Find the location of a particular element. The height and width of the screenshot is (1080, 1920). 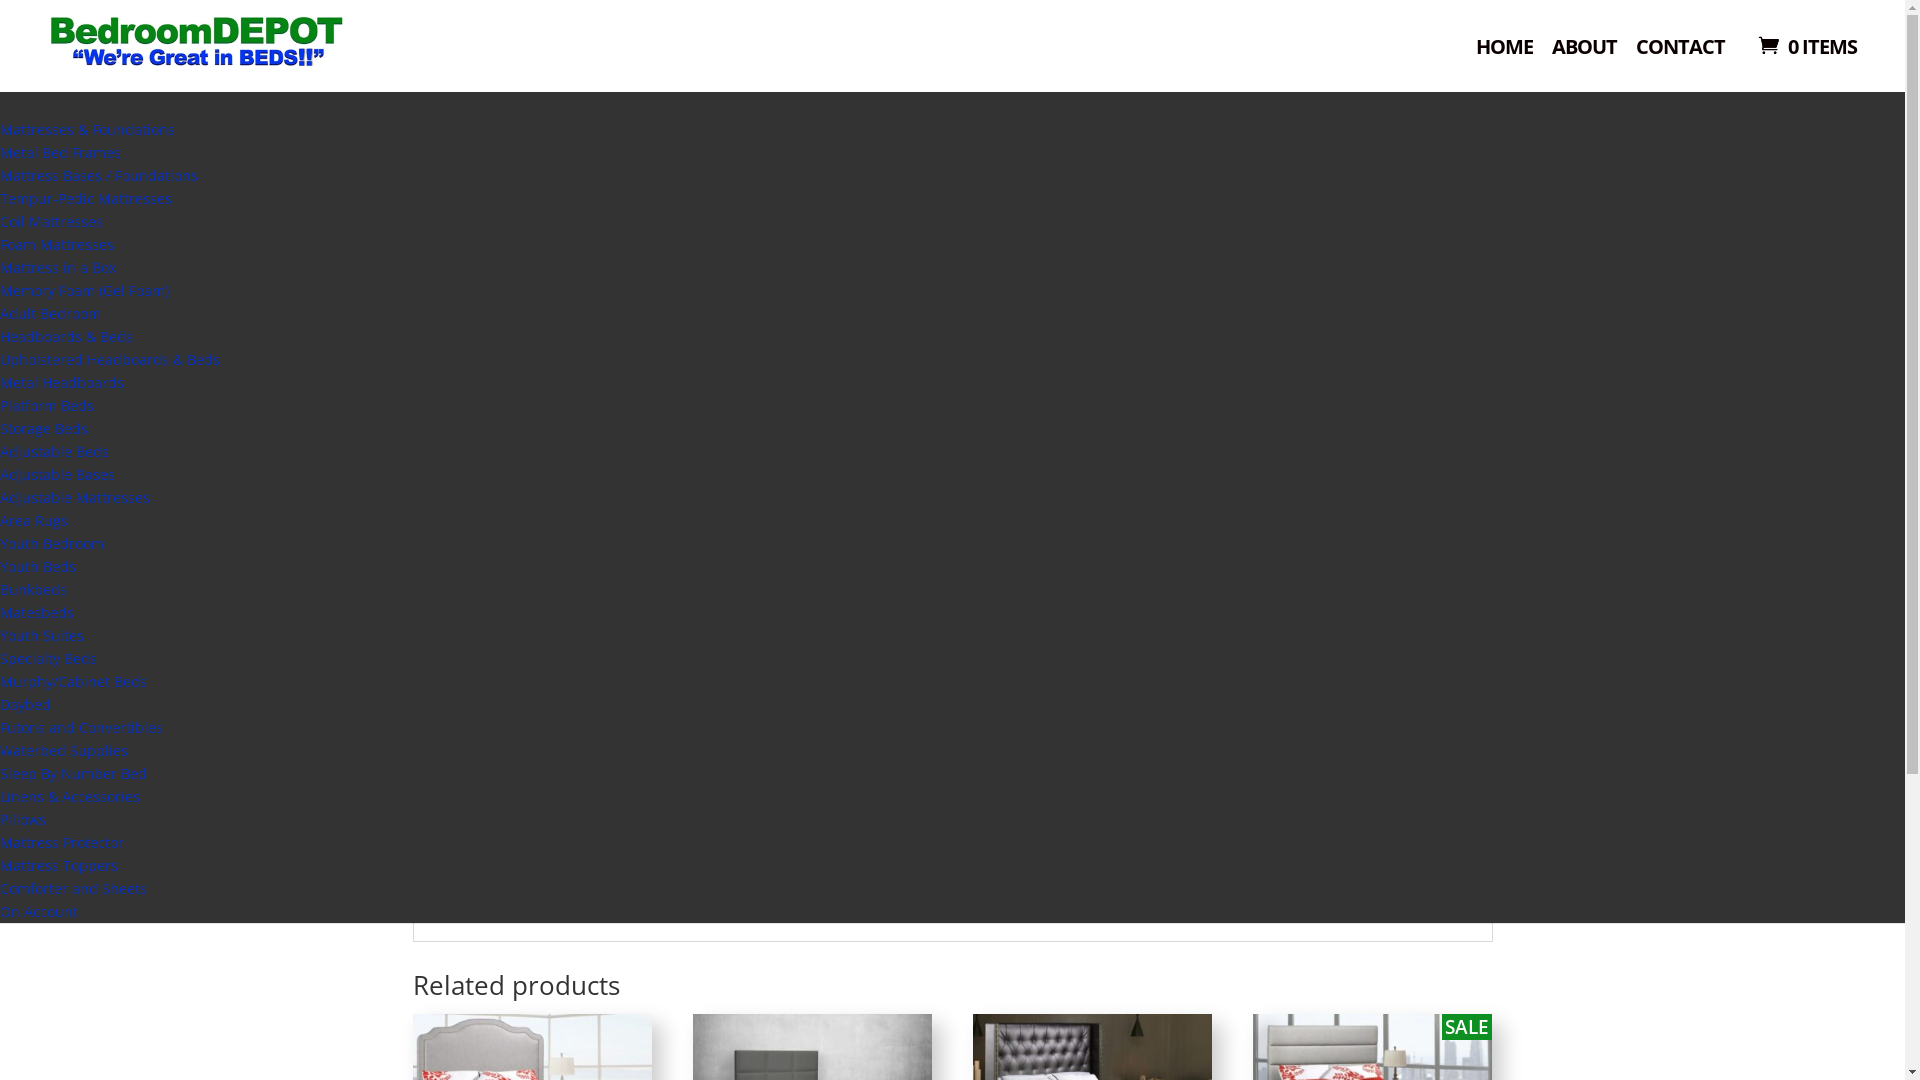

'Metal Headboards' is located at coordinates (62, 382).